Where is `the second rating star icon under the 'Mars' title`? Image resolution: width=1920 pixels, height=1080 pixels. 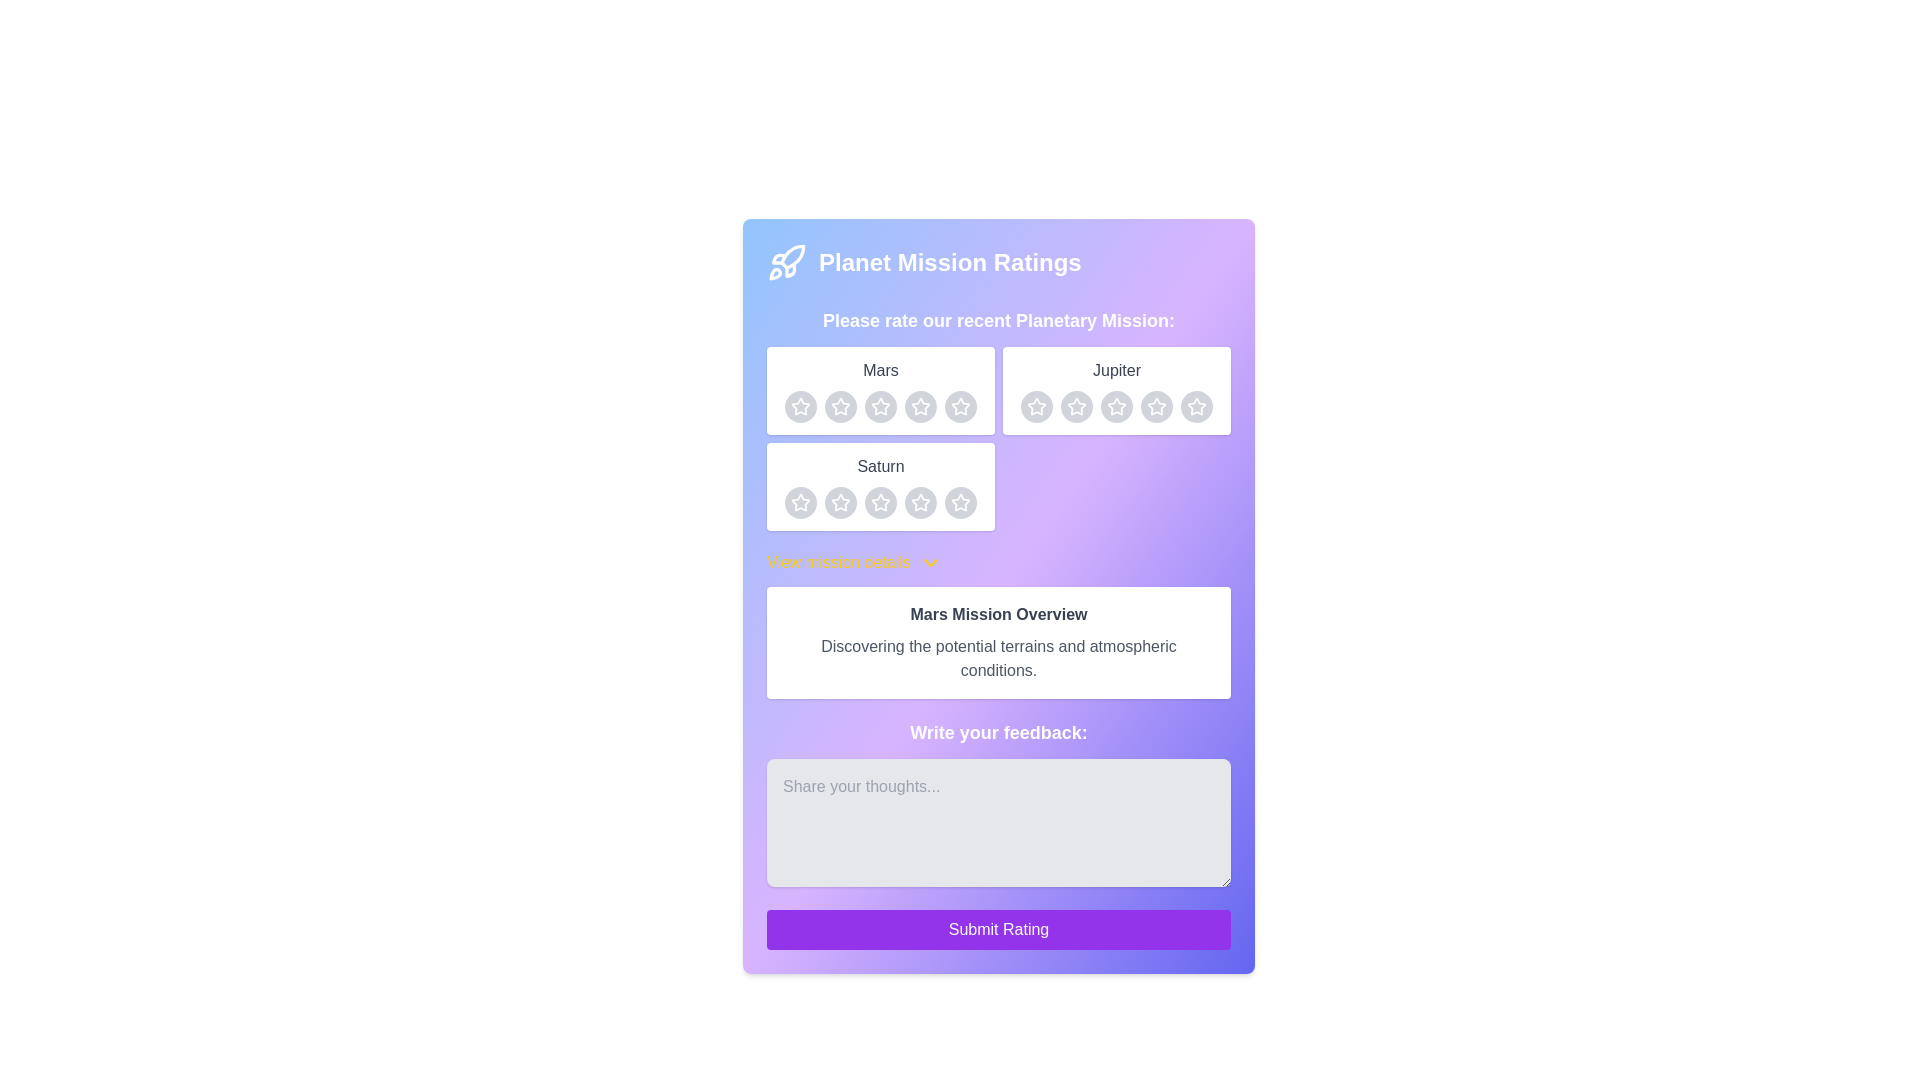
the second rating star icon under the 'Mars' title is located at coordinates (879, 405).